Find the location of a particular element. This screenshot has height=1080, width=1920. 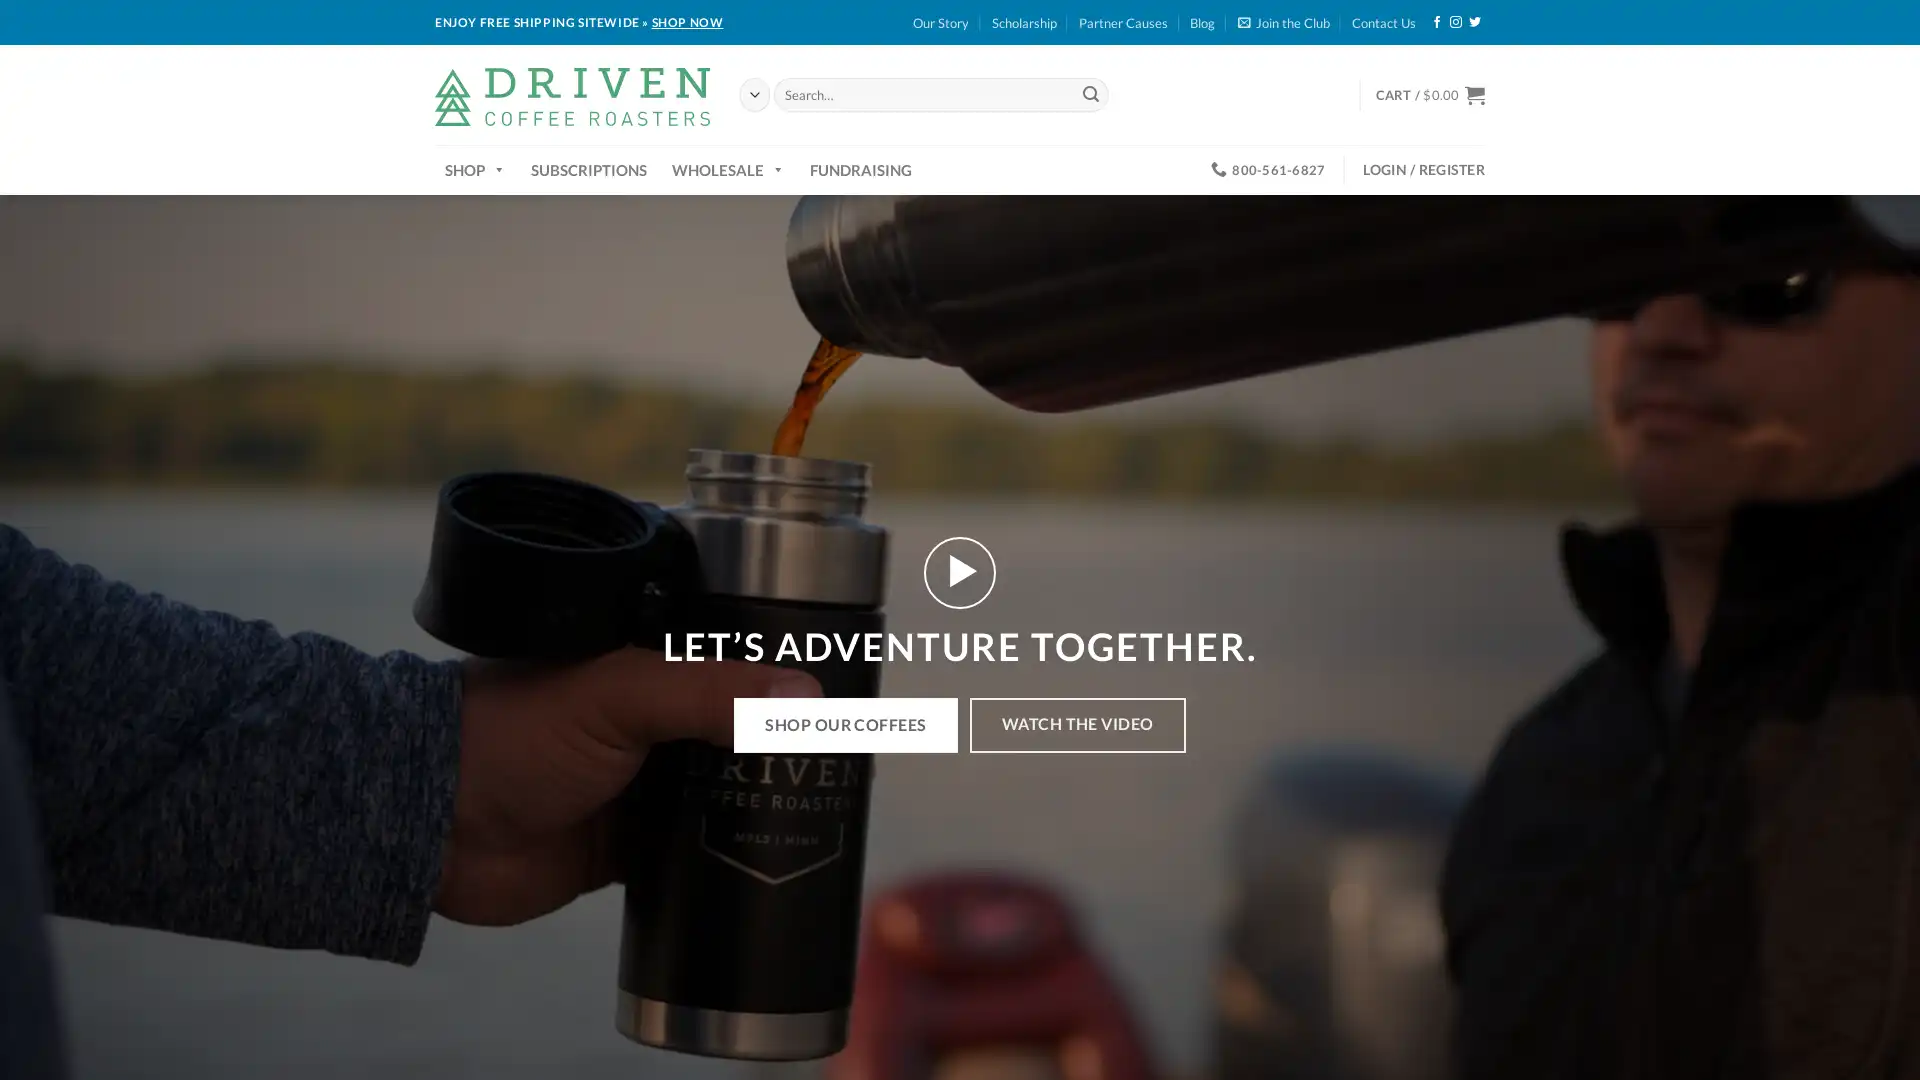

Submit is located at coordinates (1089, 94).